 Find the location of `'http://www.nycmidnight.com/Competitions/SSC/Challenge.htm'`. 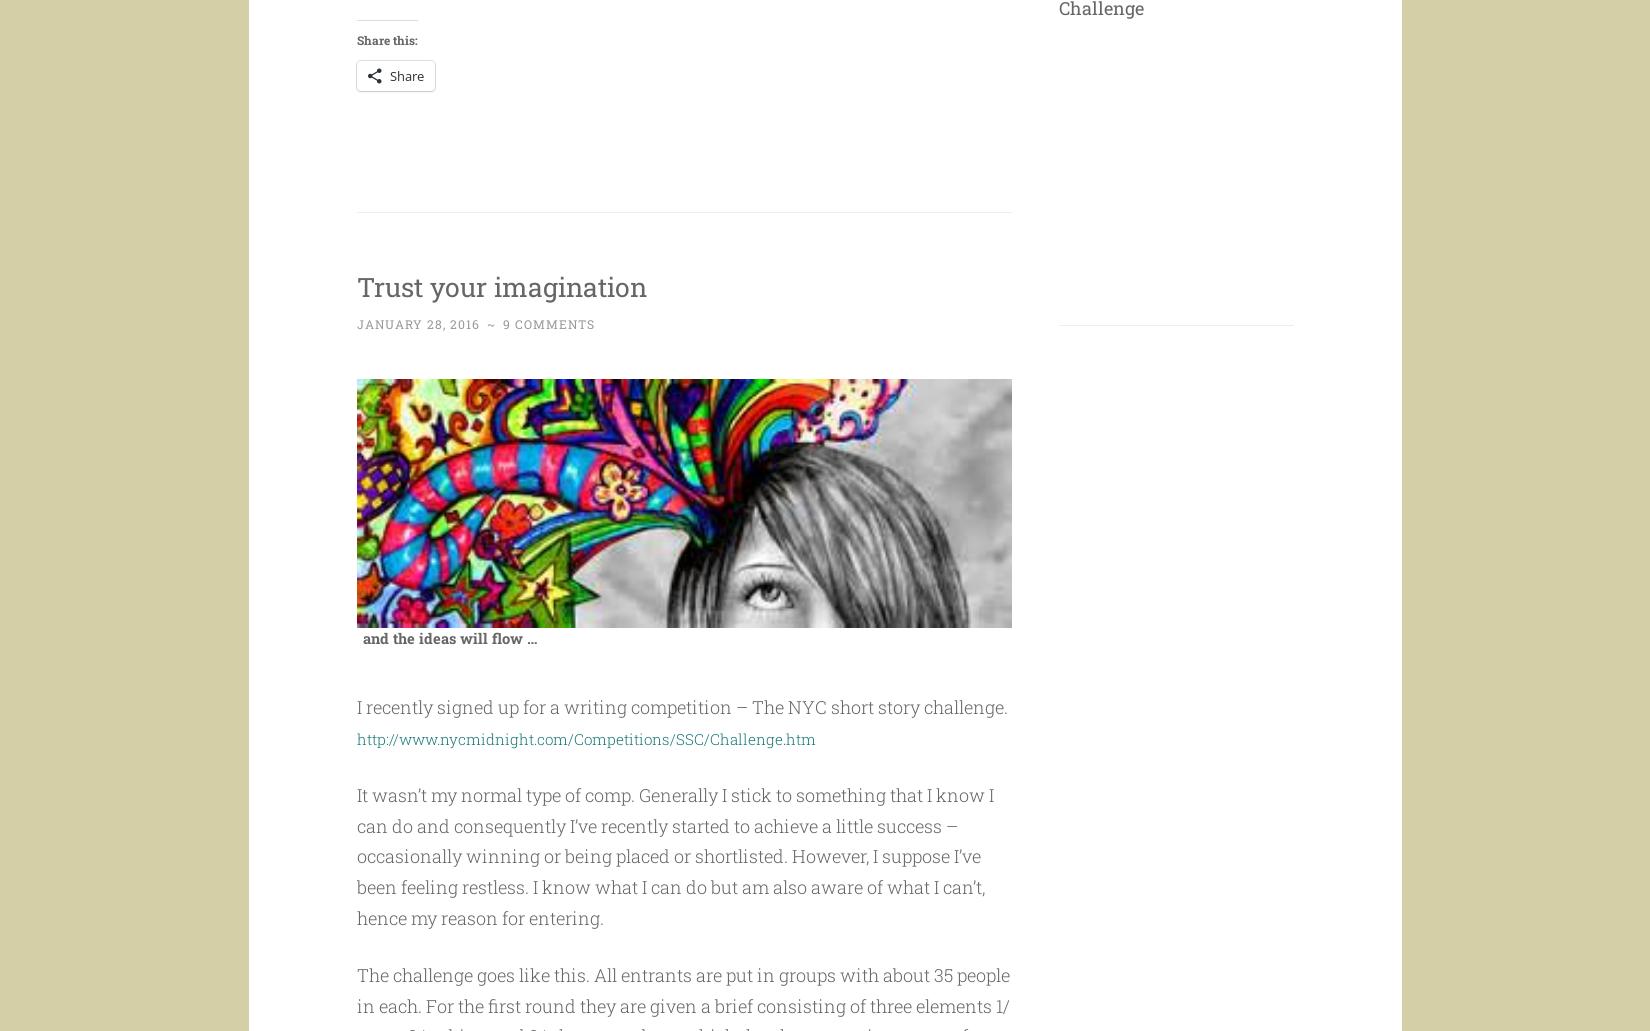

'http://www.nycmidnight.com/Competitions/SSC/Challenge.htm' is located at coordinates (356, 775).